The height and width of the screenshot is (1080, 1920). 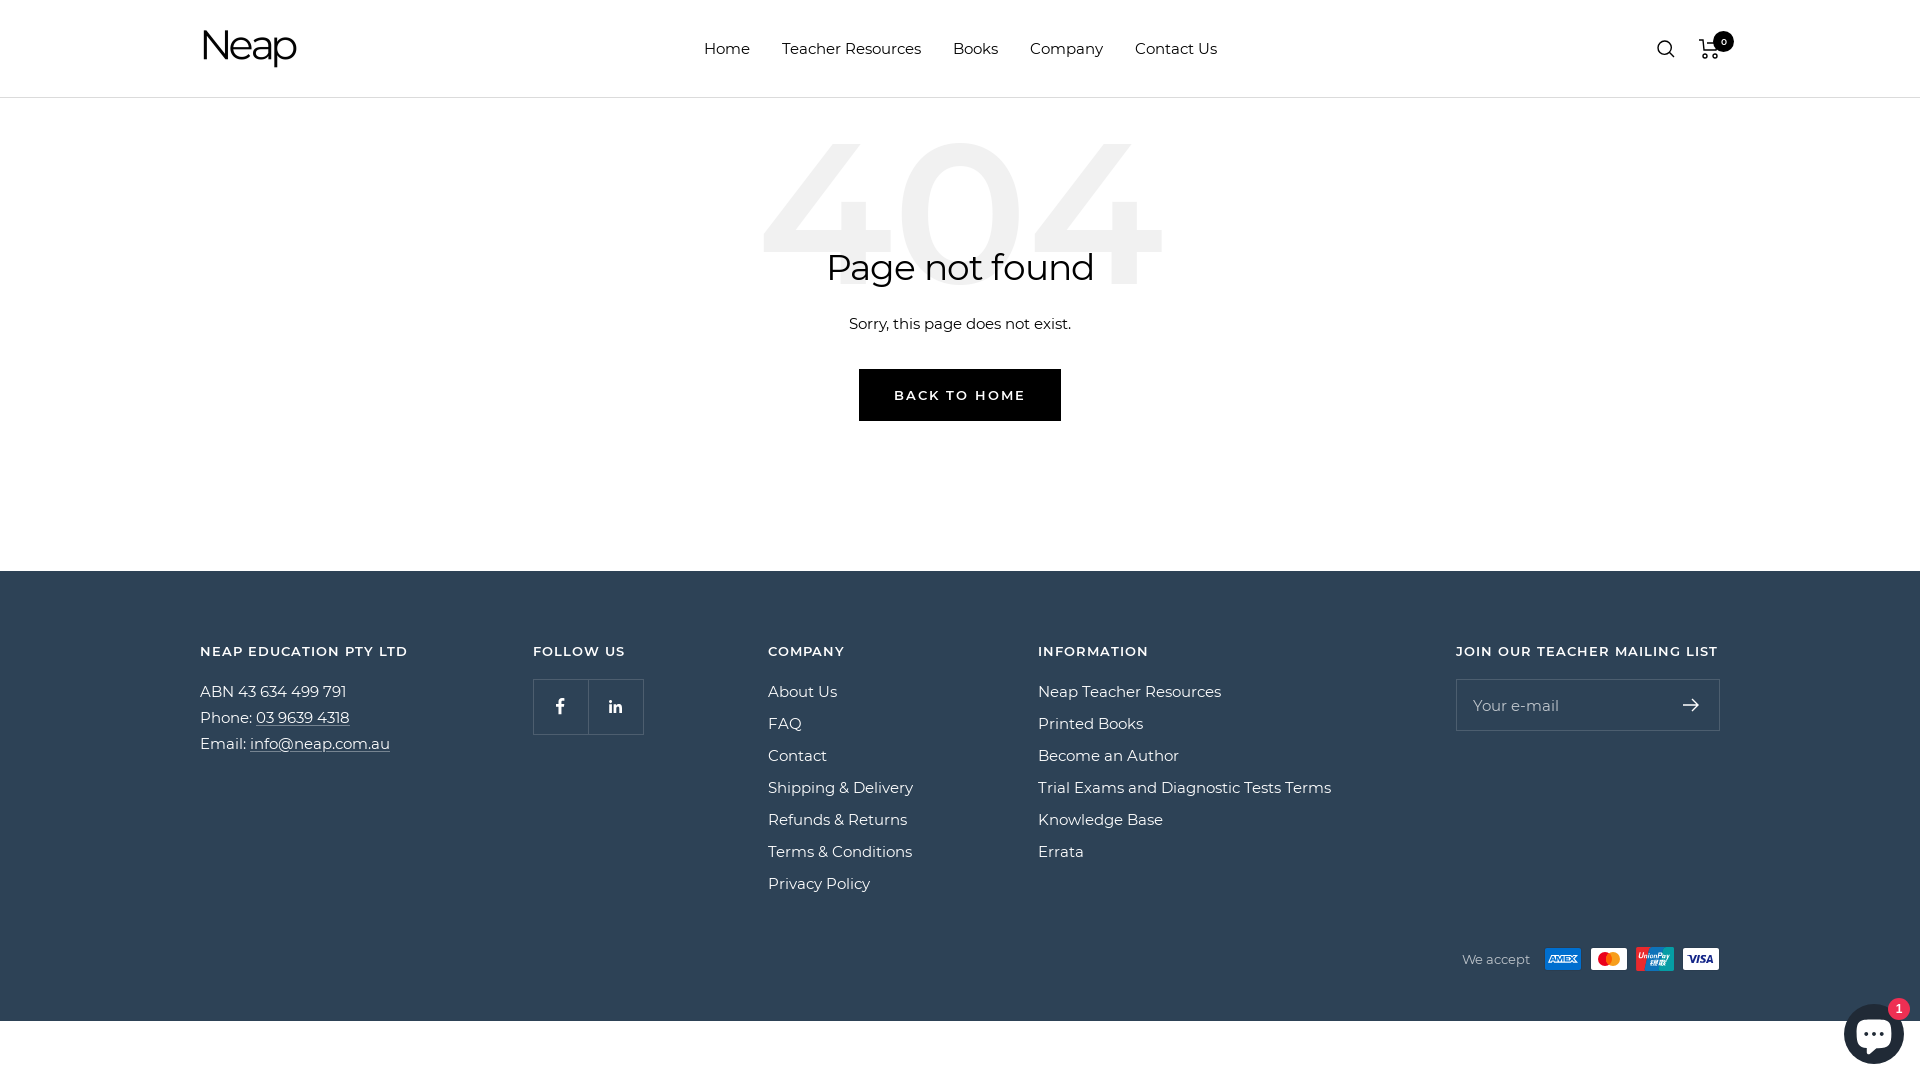 I want to click on 'Knowledge Base', so click(x=1099, y=820).